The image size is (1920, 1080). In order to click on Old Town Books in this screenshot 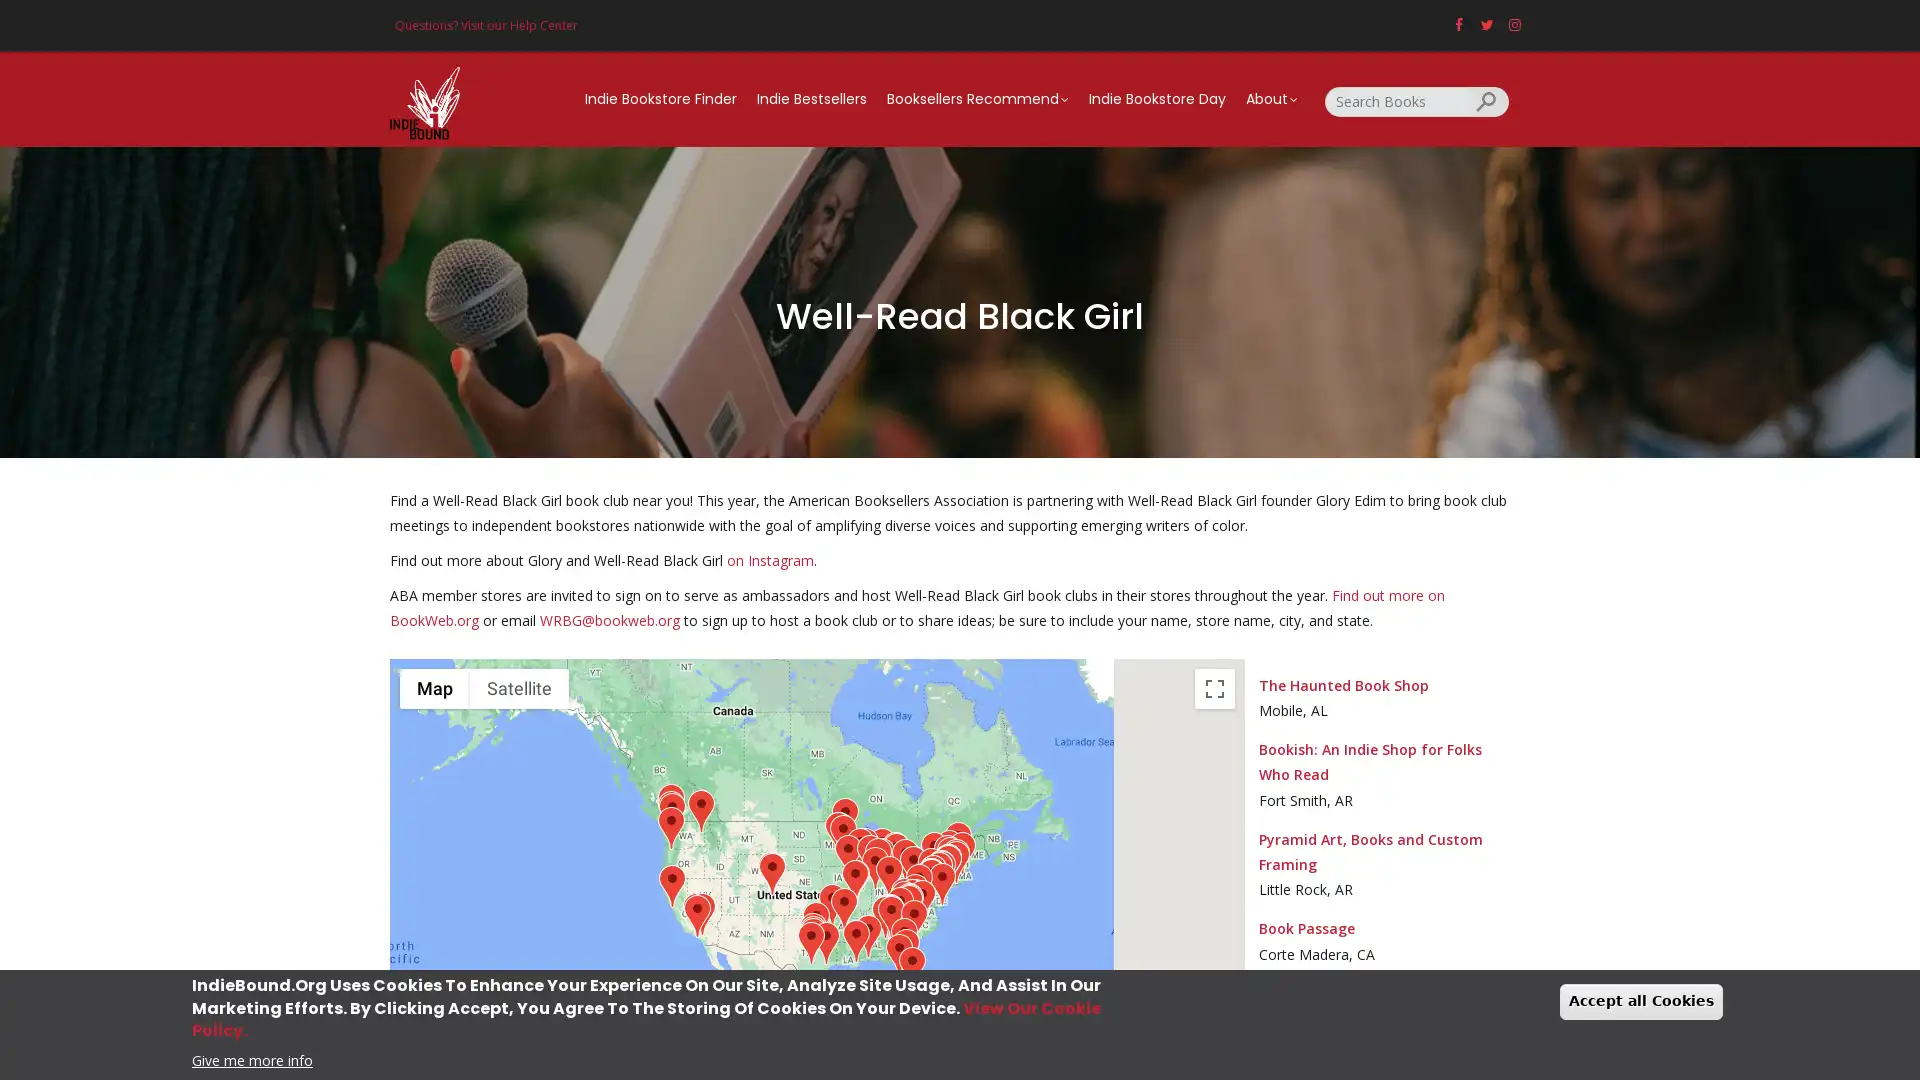, I will do `click(929, 878)`.